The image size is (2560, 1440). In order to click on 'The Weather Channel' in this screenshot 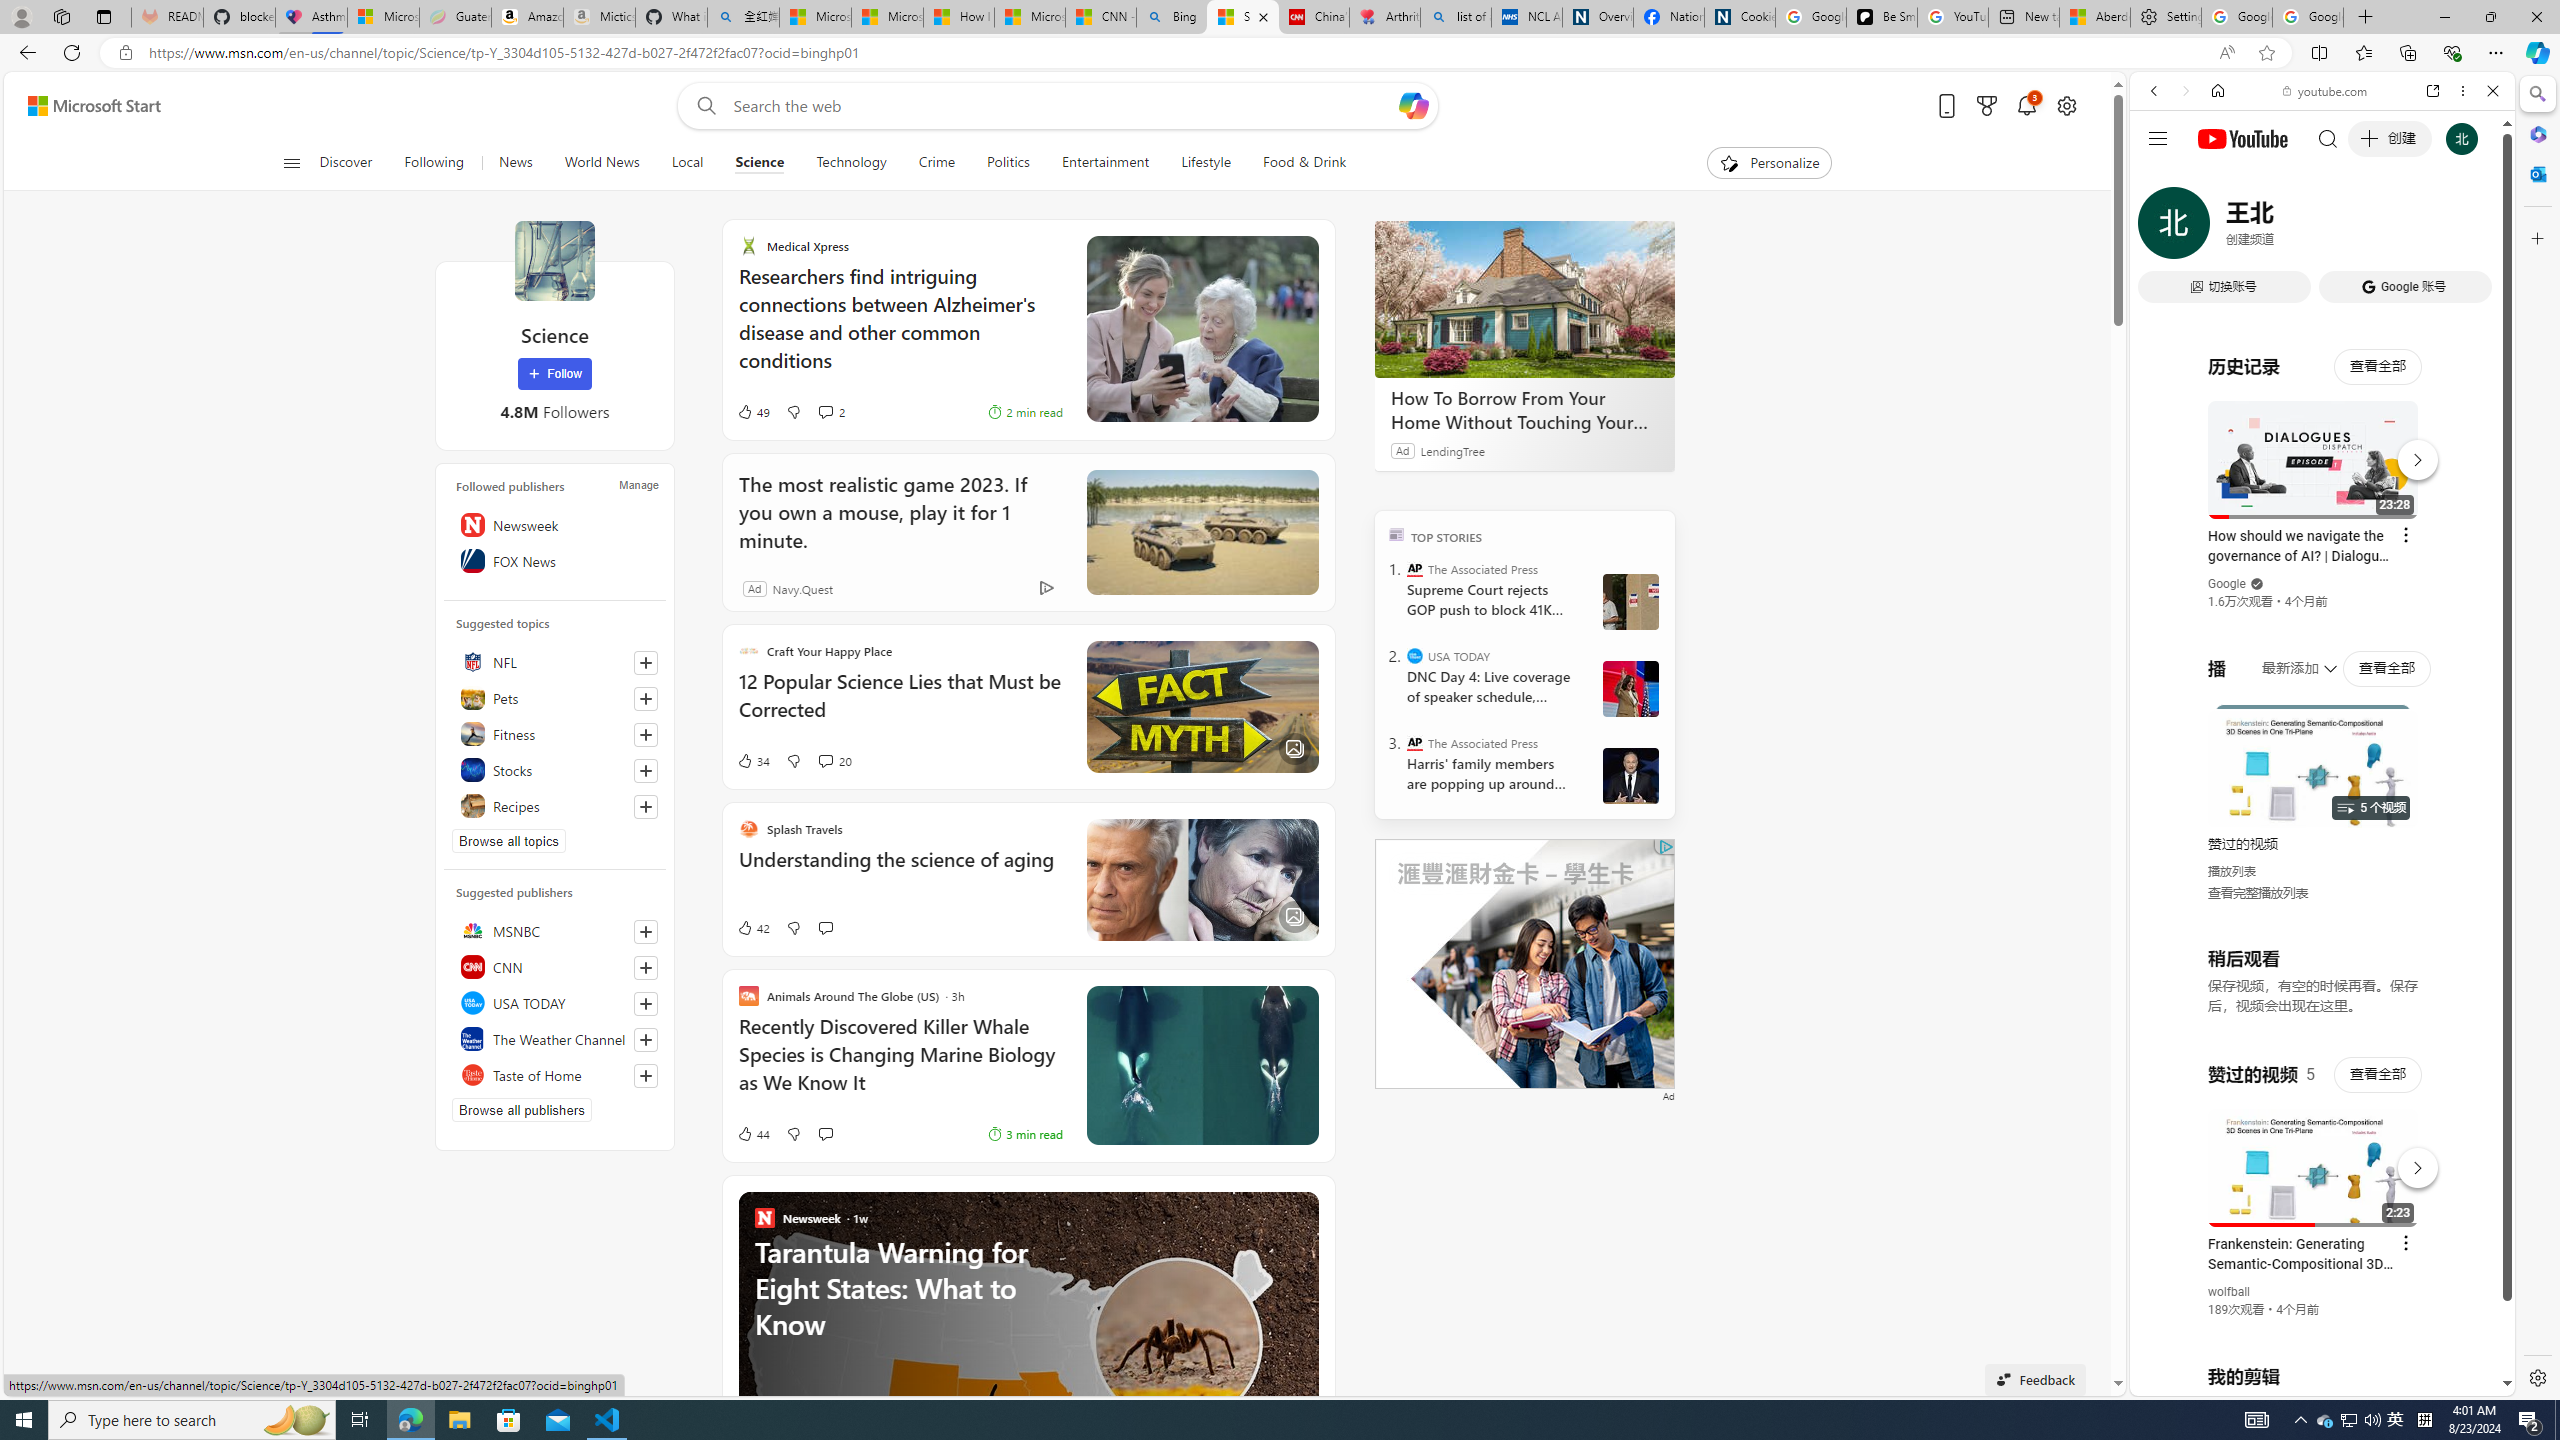, I will do `click(554, 1037)`.